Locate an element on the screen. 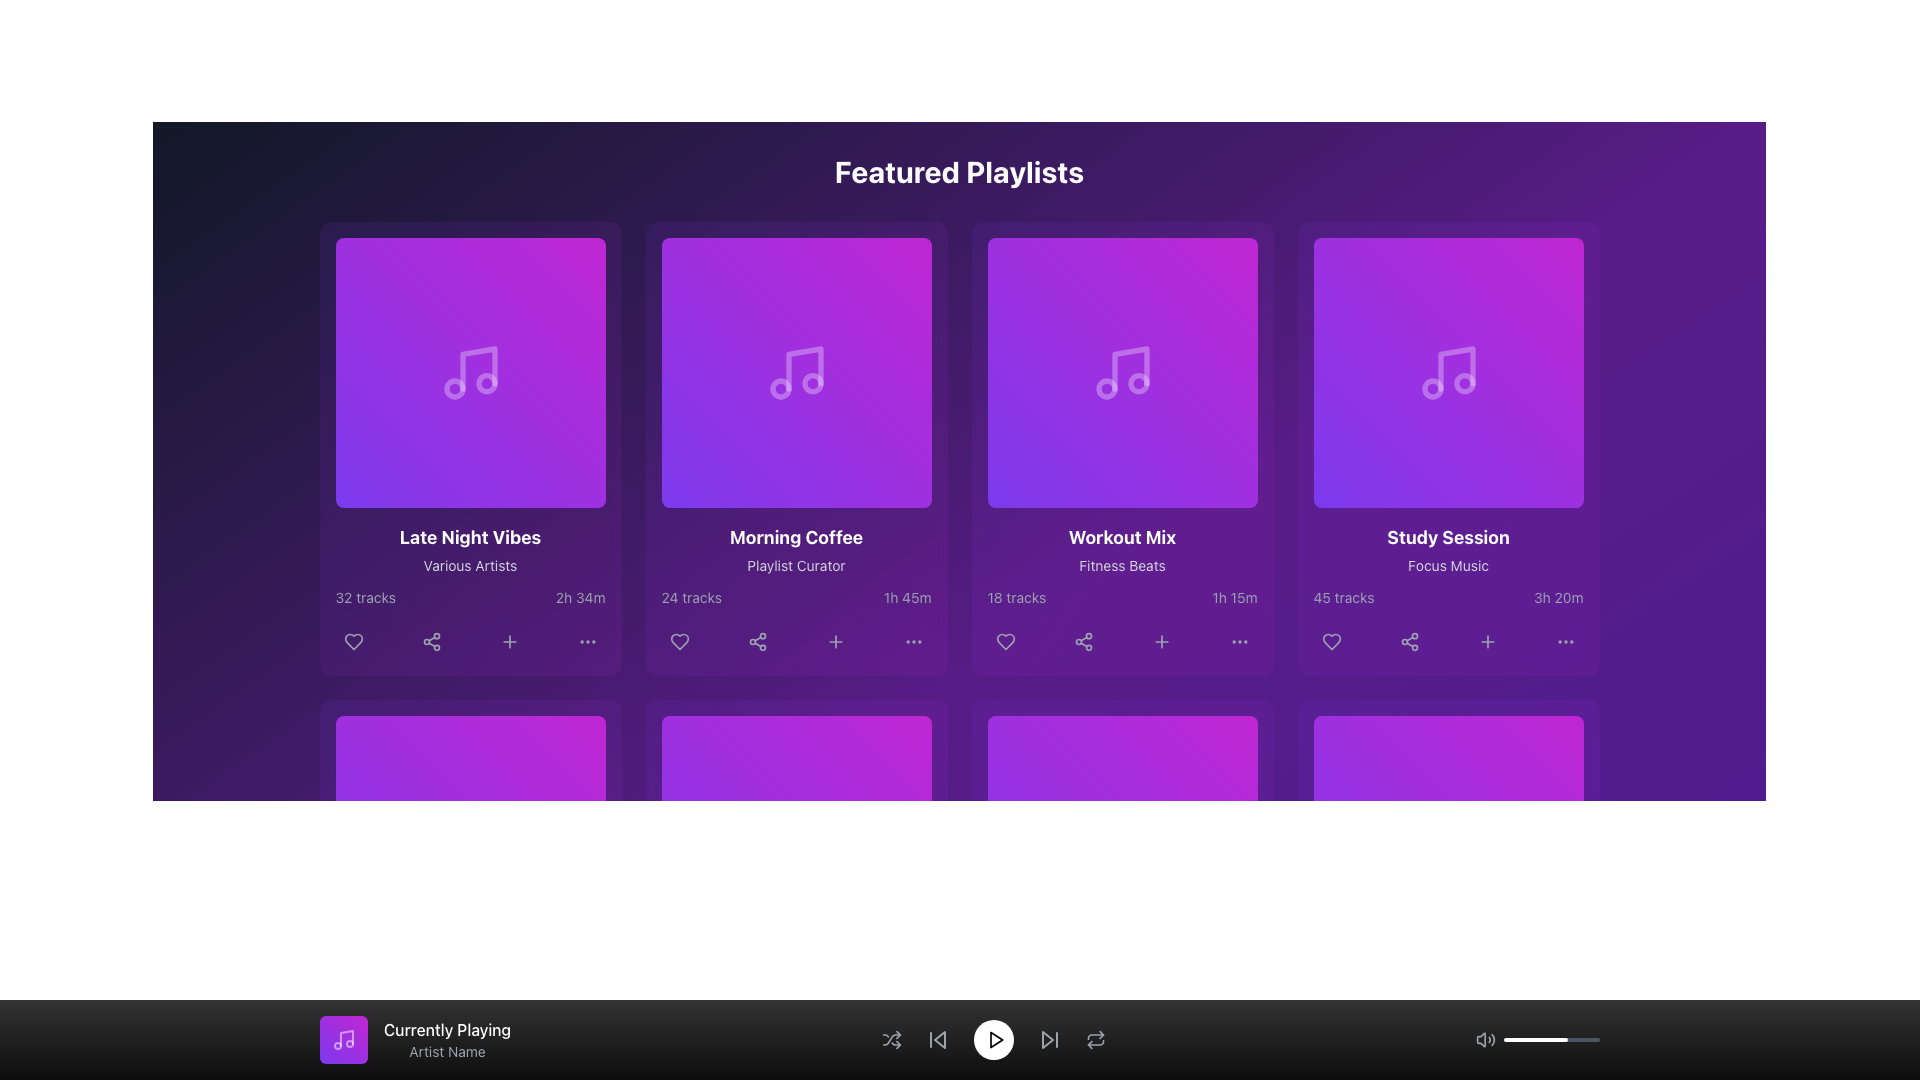  the plus icon button located at the bottom of the 'Workout Mix' section is located at coordinates (1161, 641).